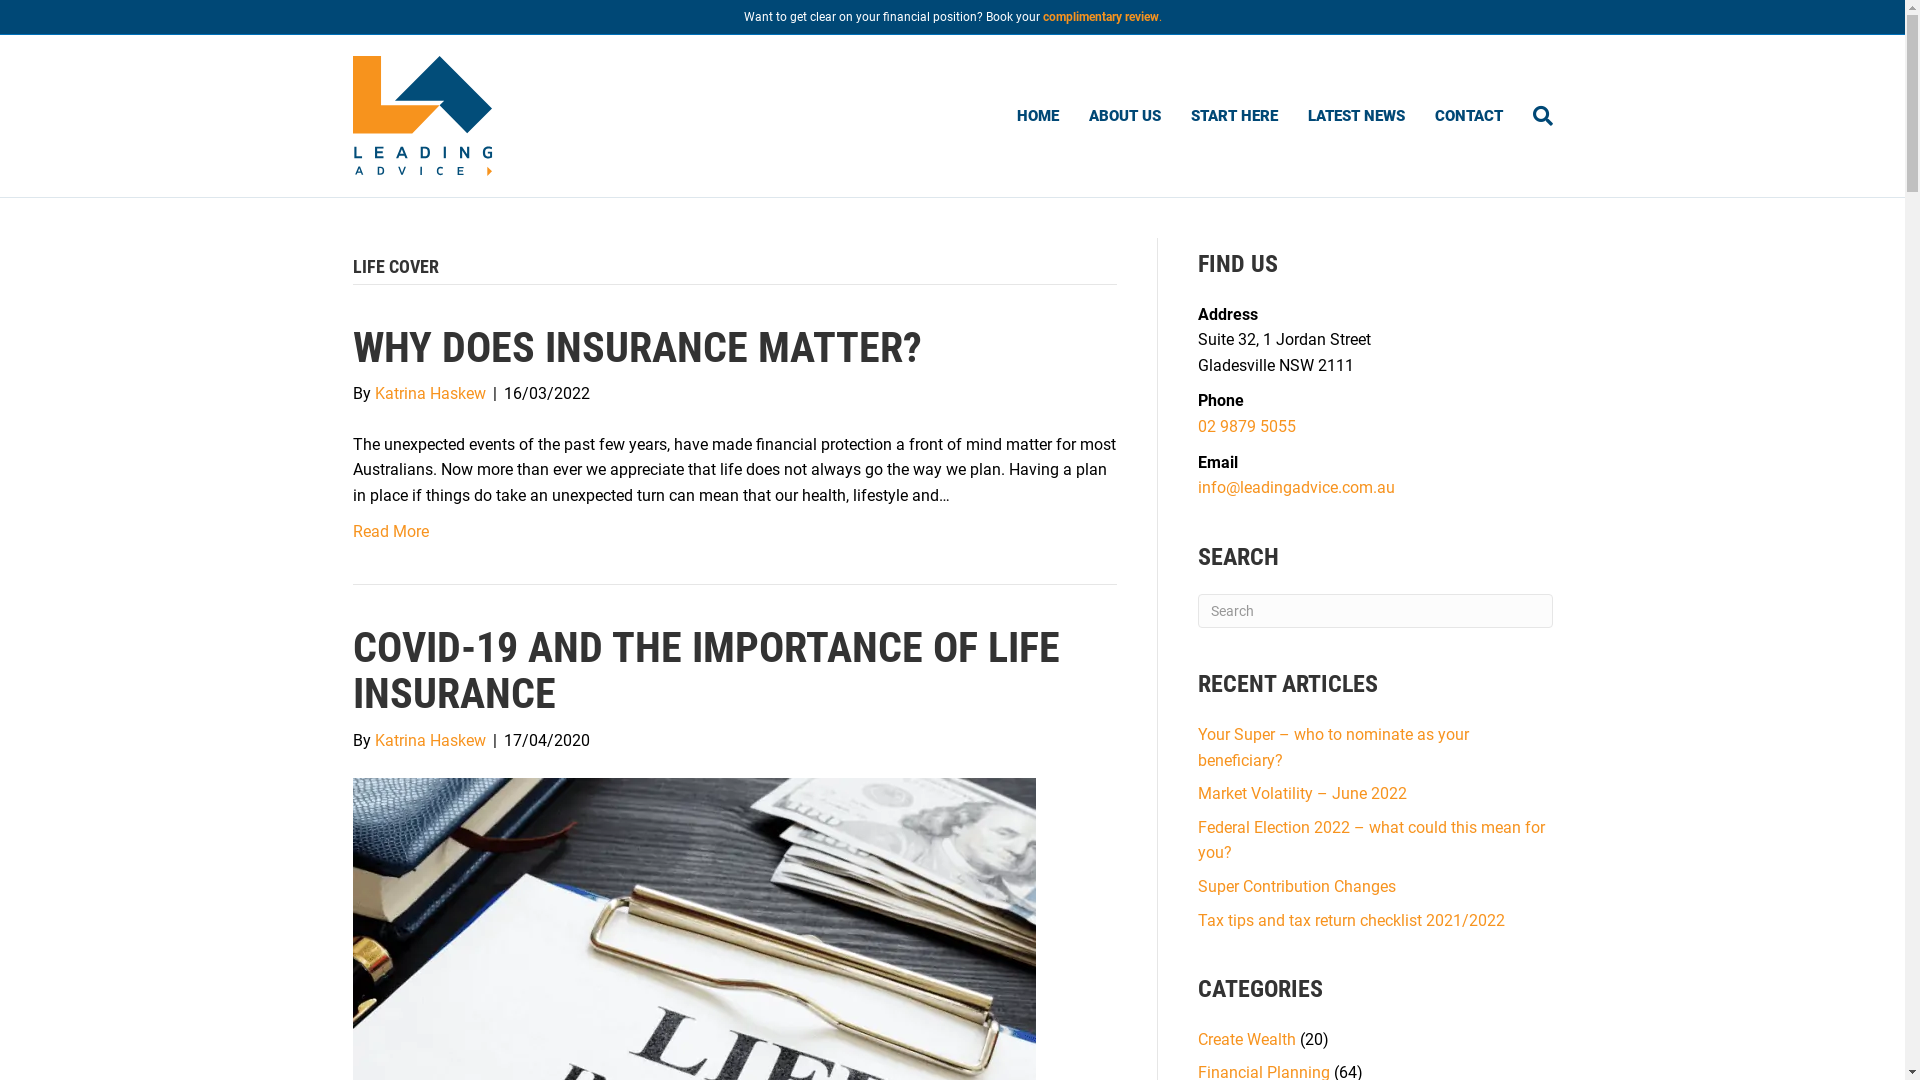  I want to click on 'Super Contribution Changes', so click(1296, 885).